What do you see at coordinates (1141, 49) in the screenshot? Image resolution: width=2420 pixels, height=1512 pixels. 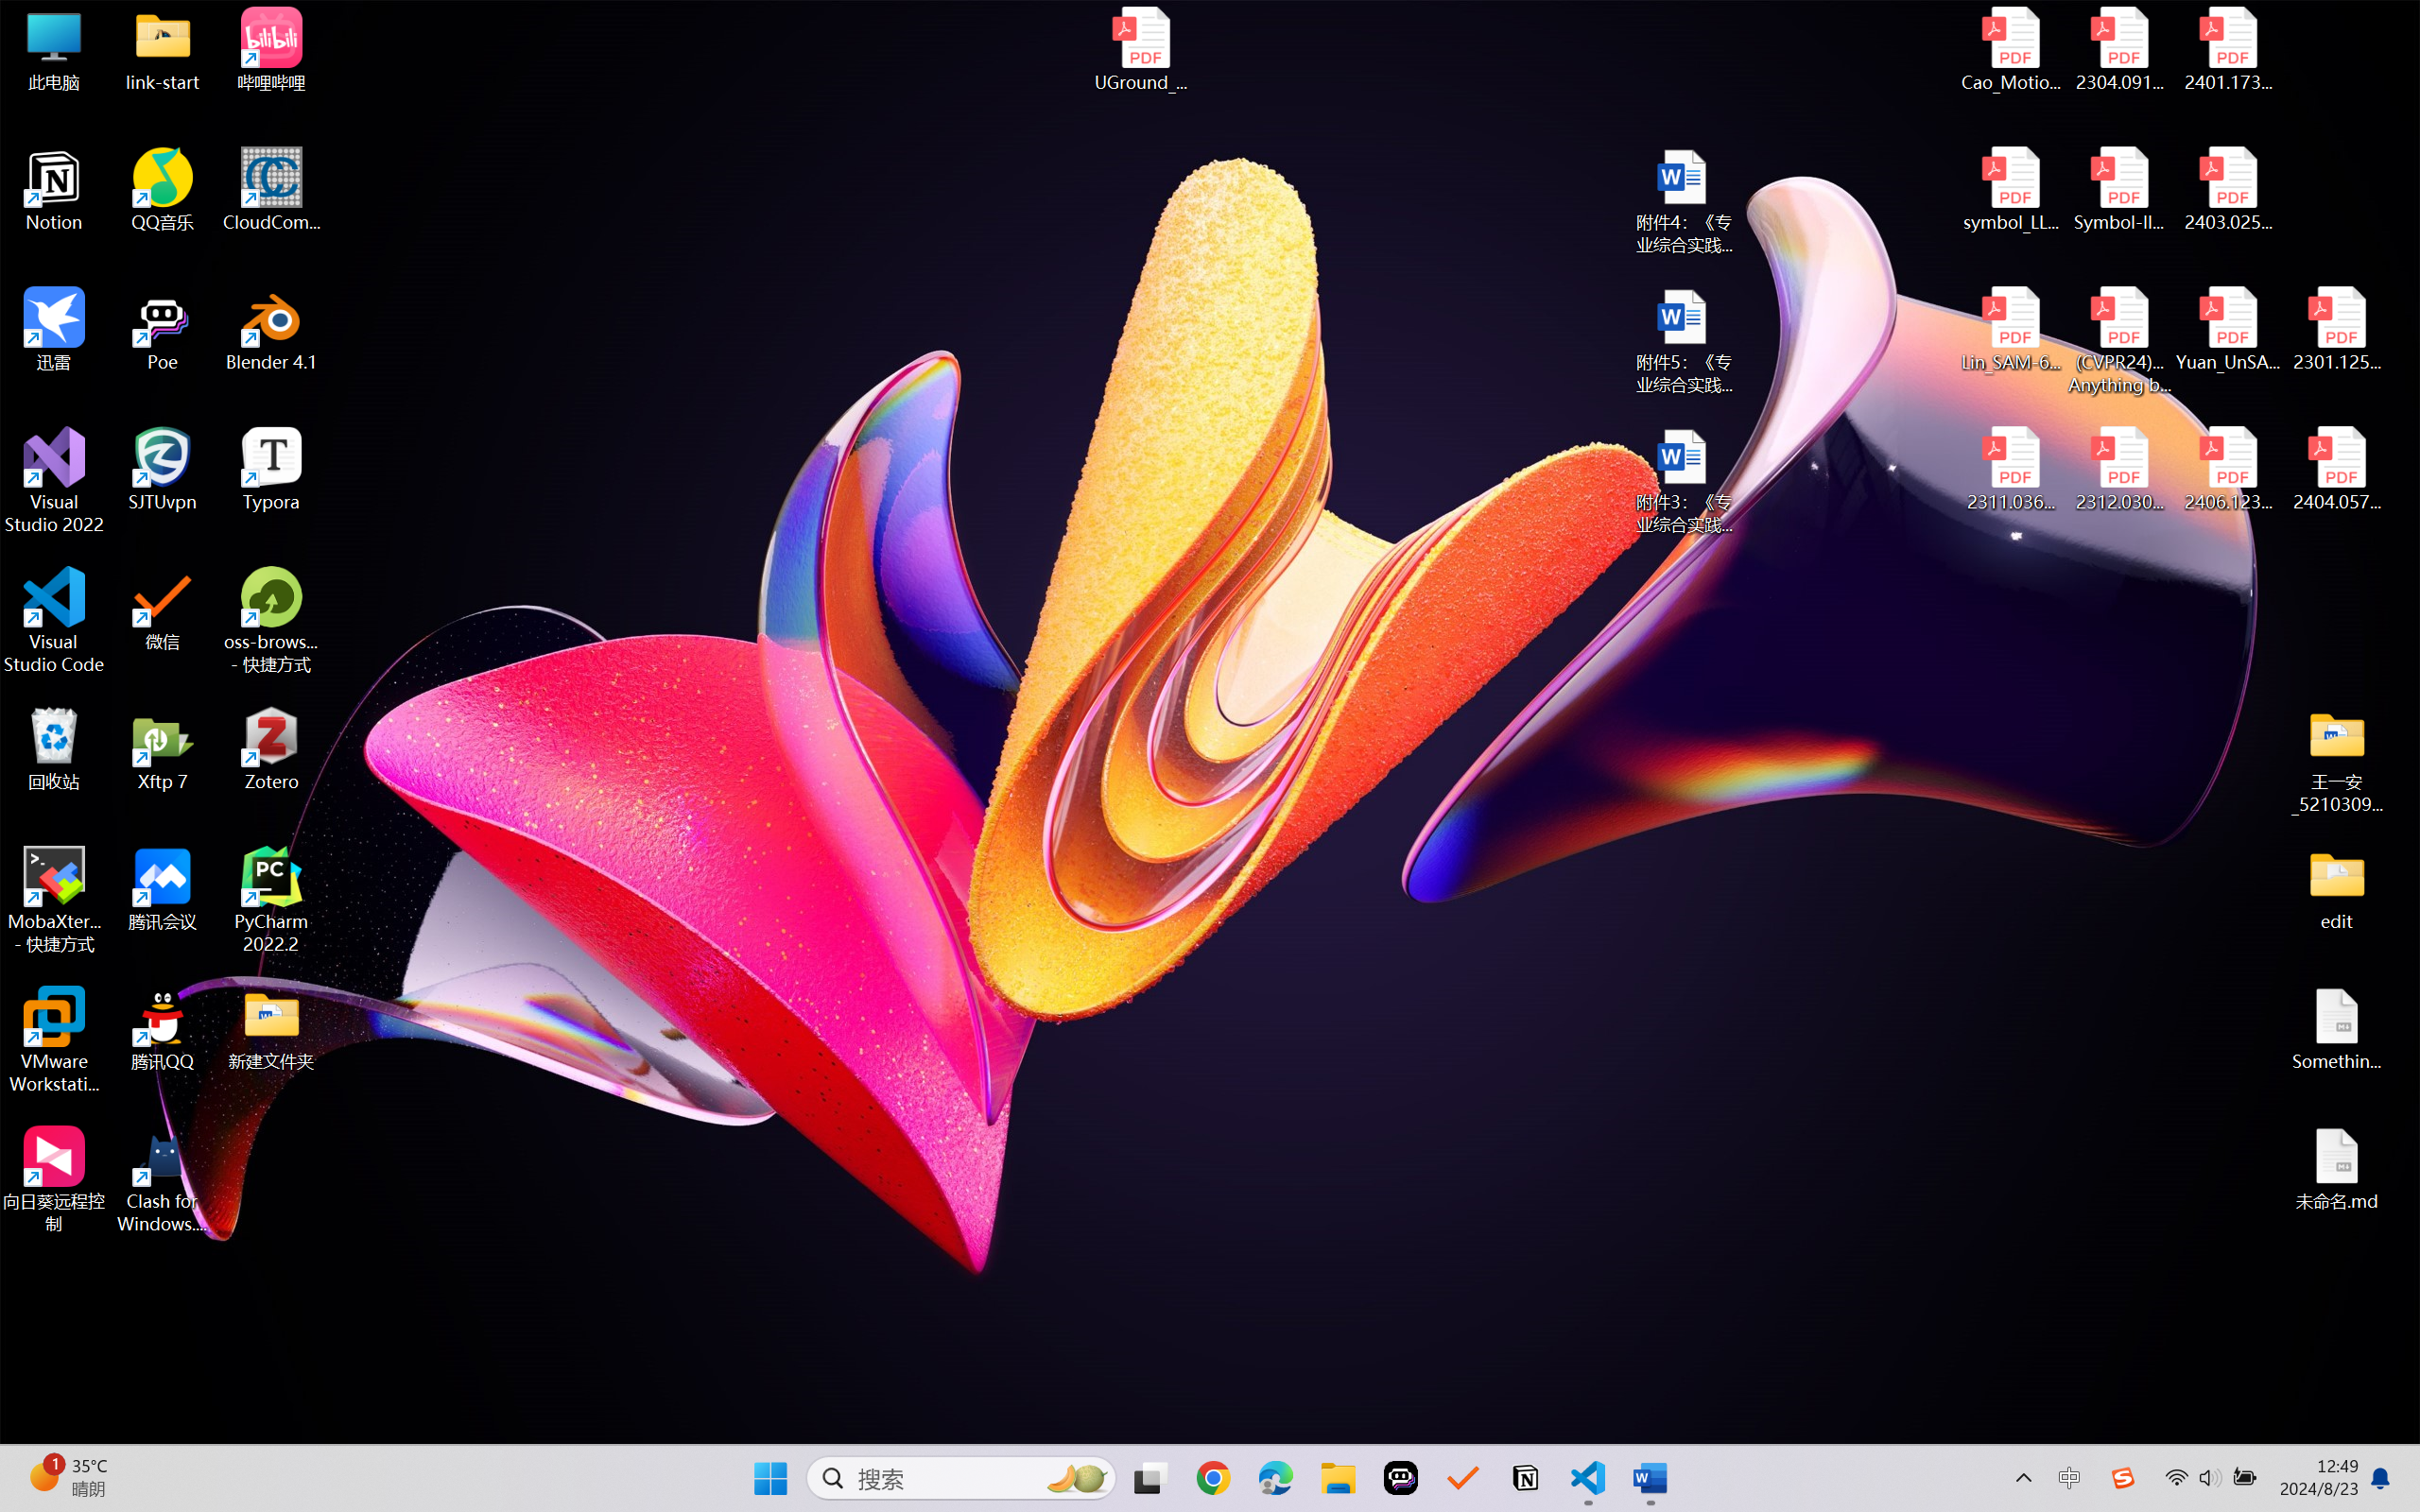 I see `'UGround_paper.pdf'` at bounding box center [1141, 49].